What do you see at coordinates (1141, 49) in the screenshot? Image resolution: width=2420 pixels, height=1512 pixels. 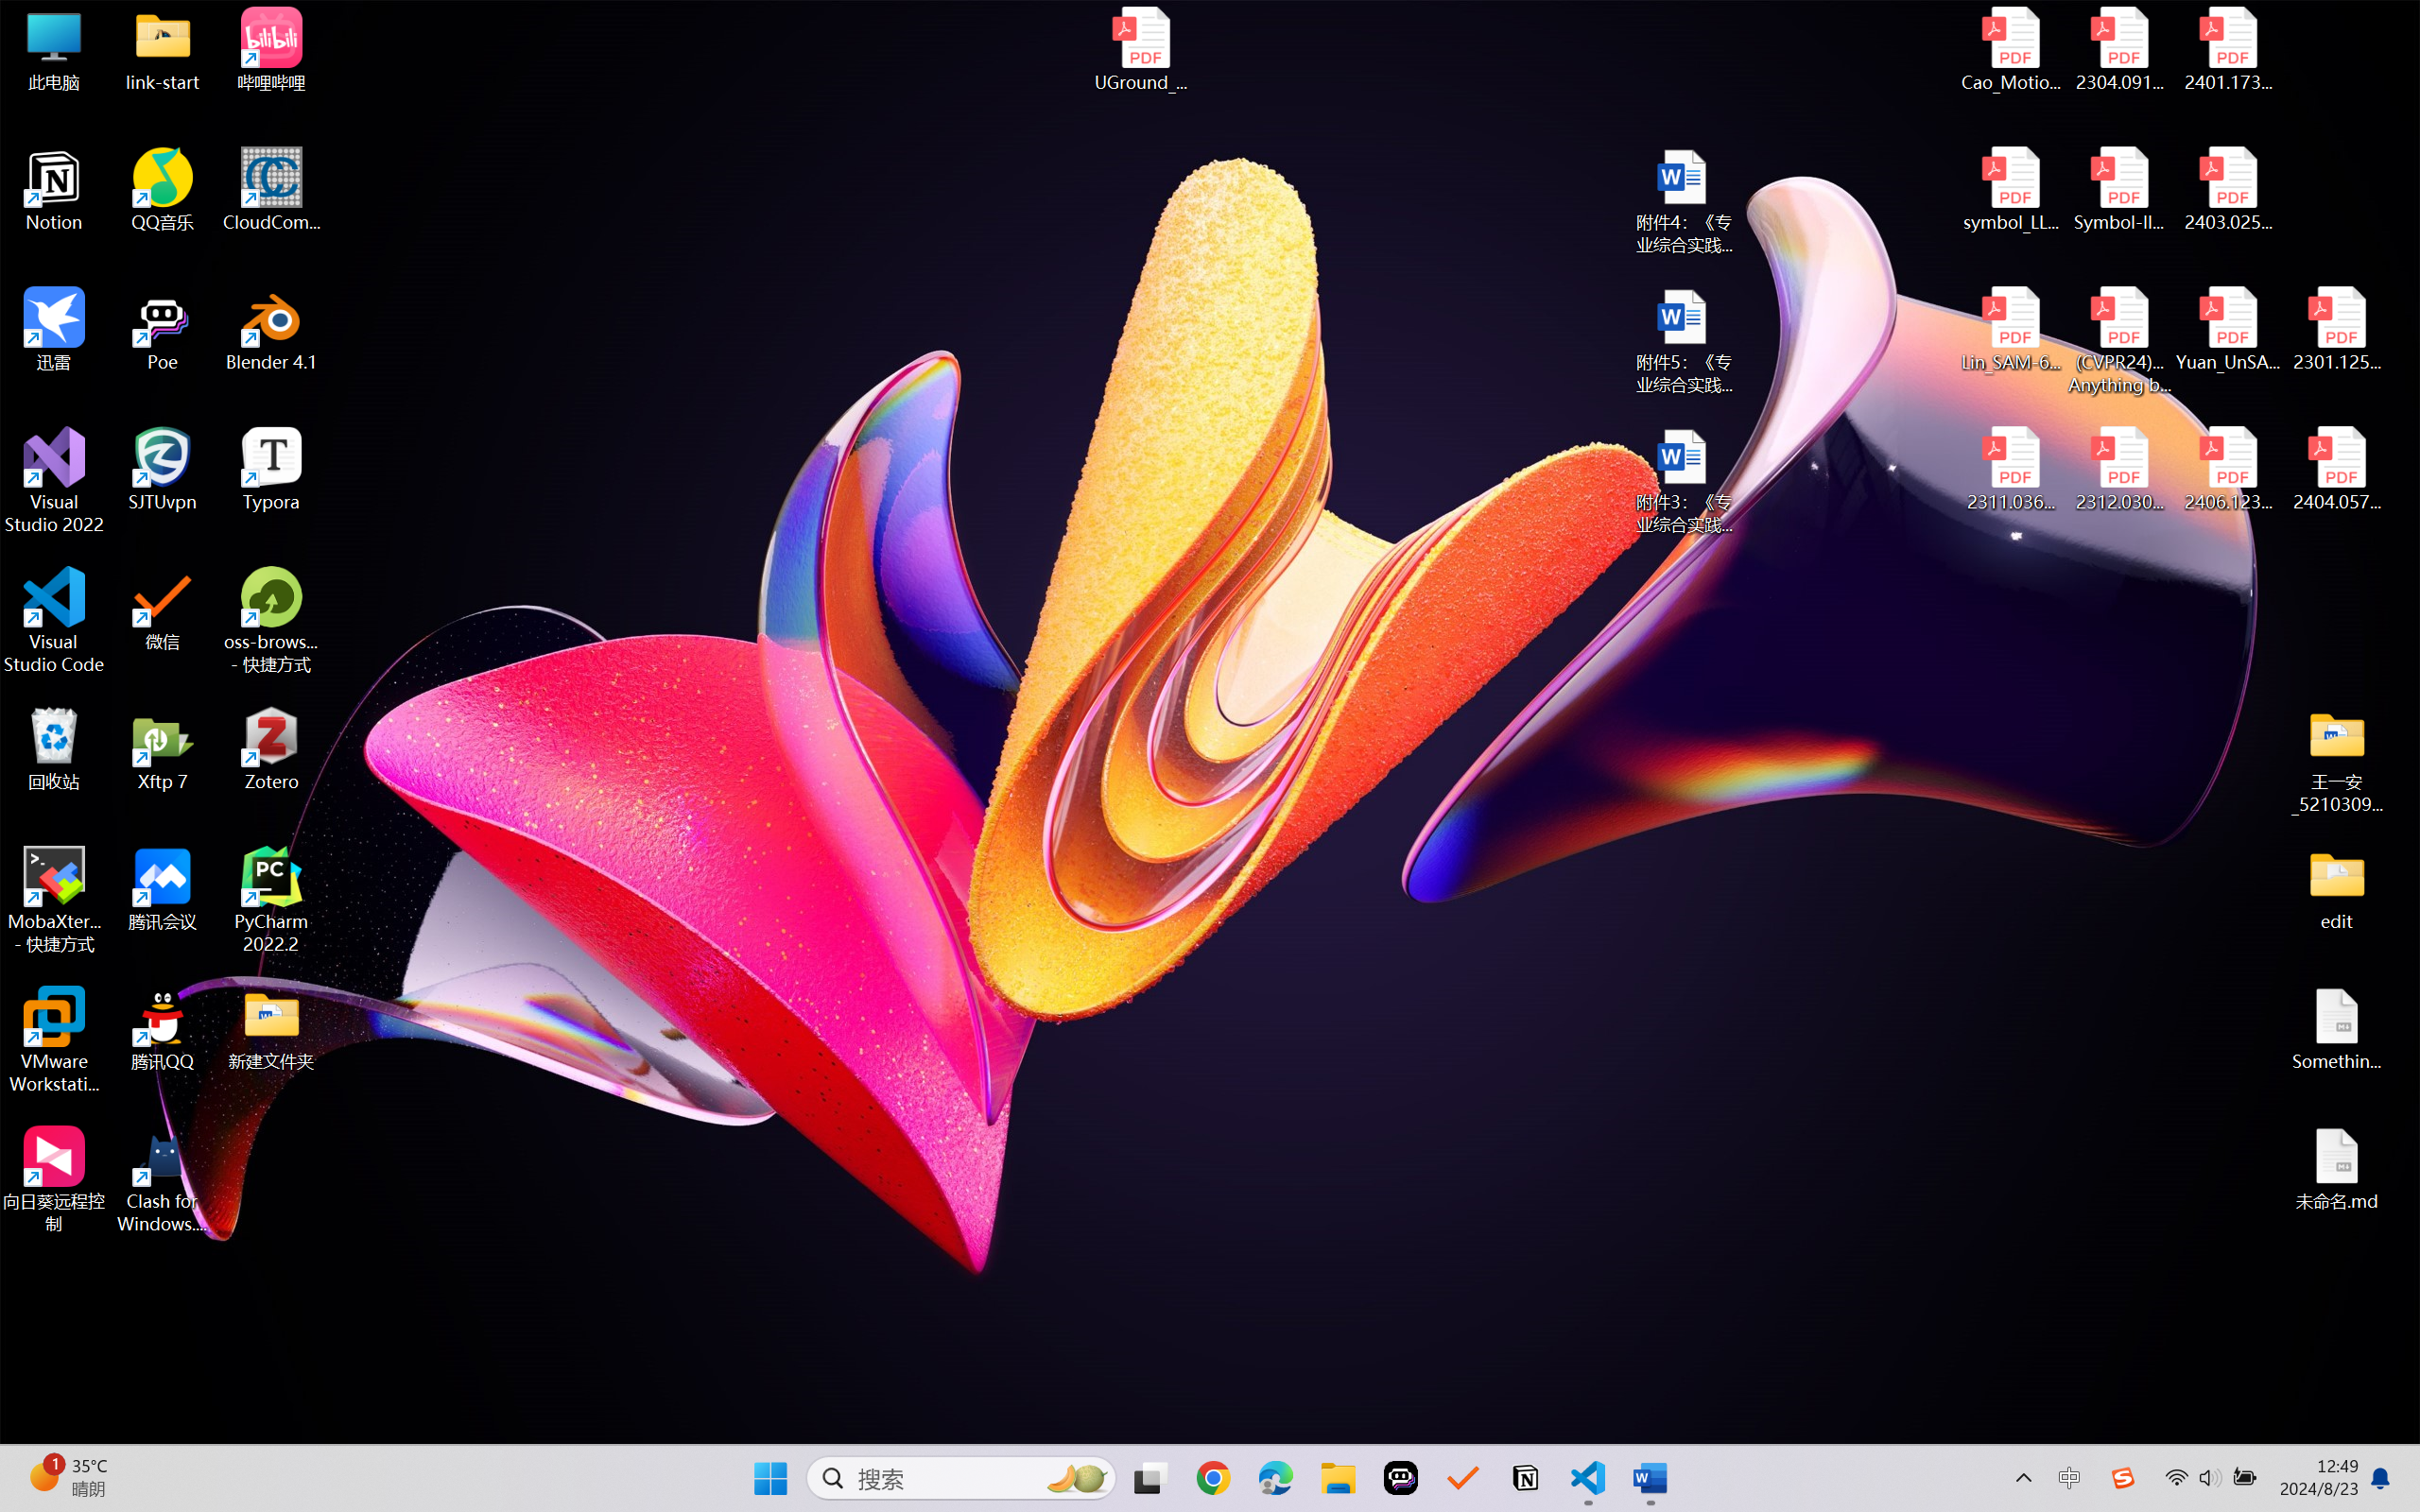 I see `'UGround_paper.pdf'` at bounding box center [1141, 49].